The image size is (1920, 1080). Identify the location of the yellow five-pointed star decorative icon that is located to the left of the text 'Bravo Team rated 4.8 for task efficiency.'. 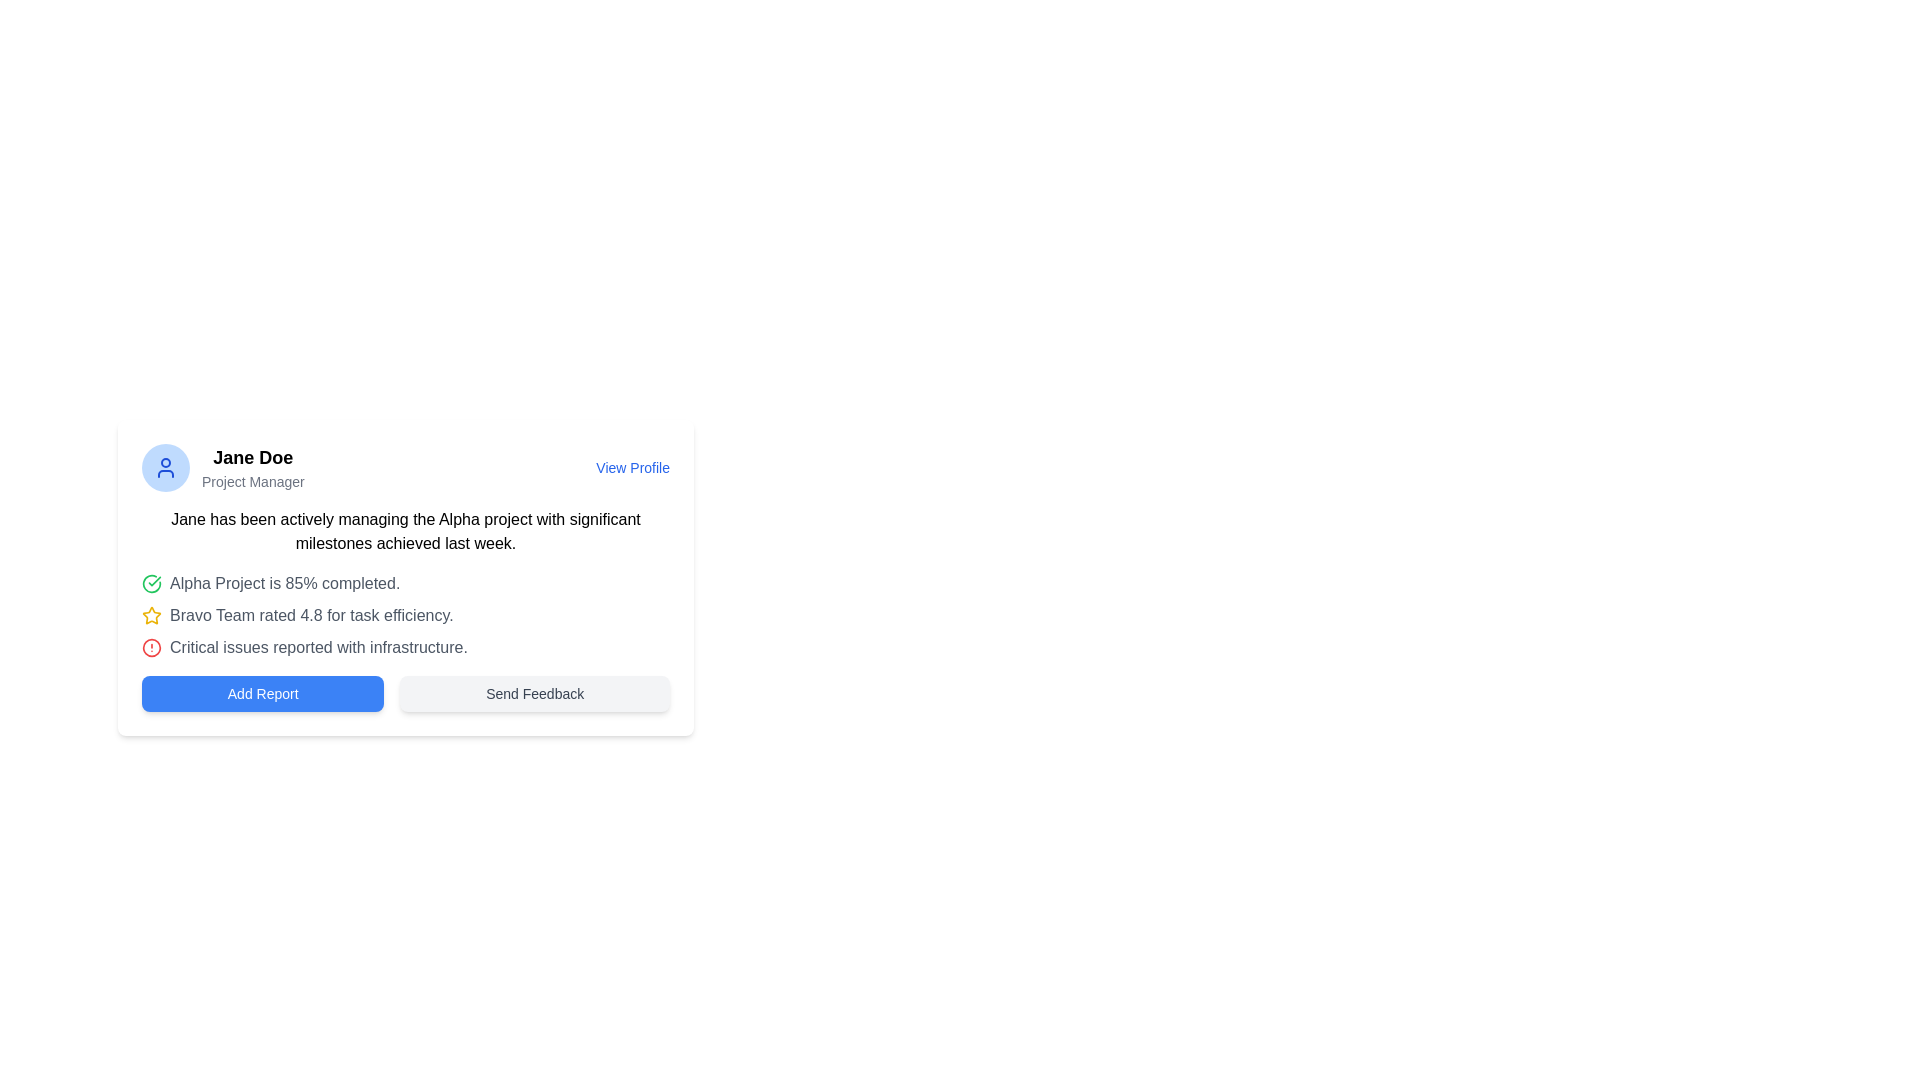
(151, 615).